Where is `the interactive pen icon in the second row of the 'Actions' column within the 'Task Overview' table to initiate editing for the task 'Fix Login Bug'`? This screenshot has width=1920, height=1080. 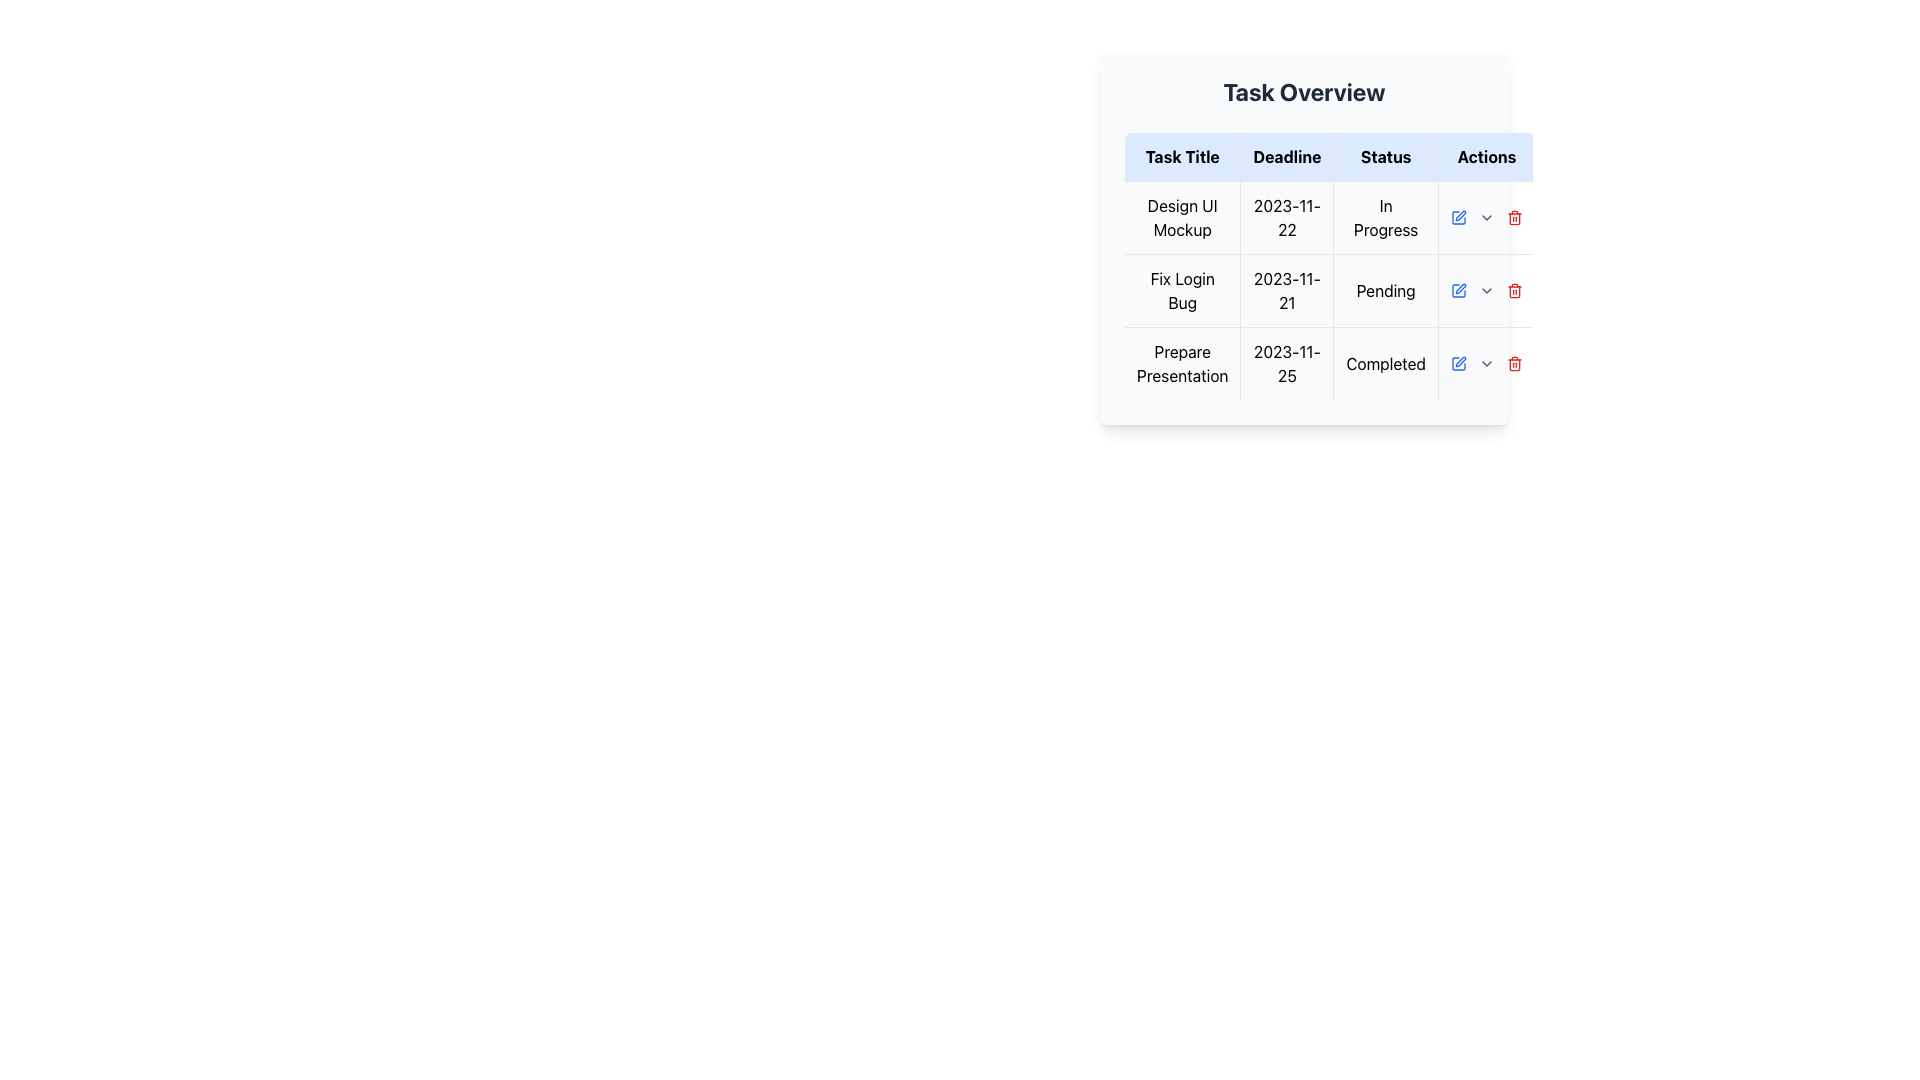
the interactive pen icon in the second row of the 'Actions' column within the 'Task Overview' table to initiate editing for the task 'Fix Login Bug' is located at coordinates (1459, 290).